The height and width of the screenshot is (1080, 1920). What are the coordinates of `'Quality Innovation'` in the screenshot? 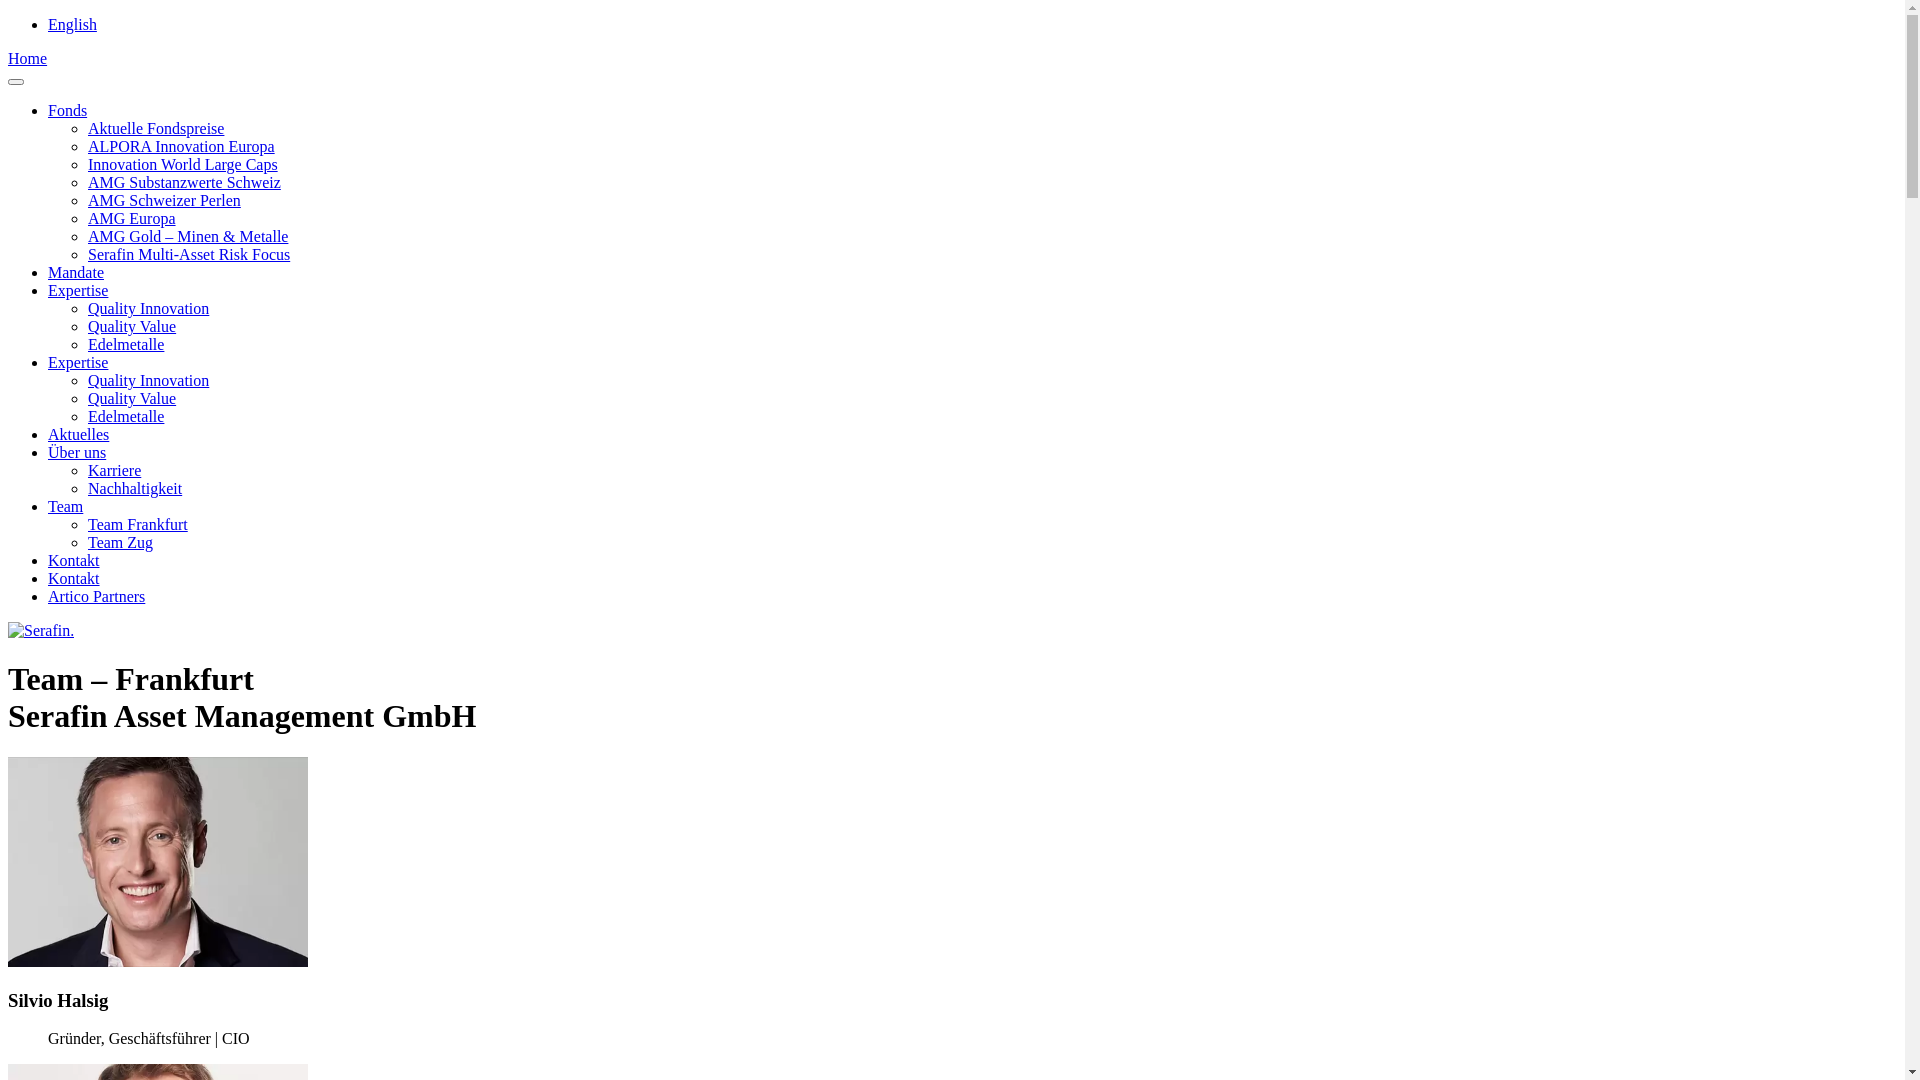 It's located at (147, 380).